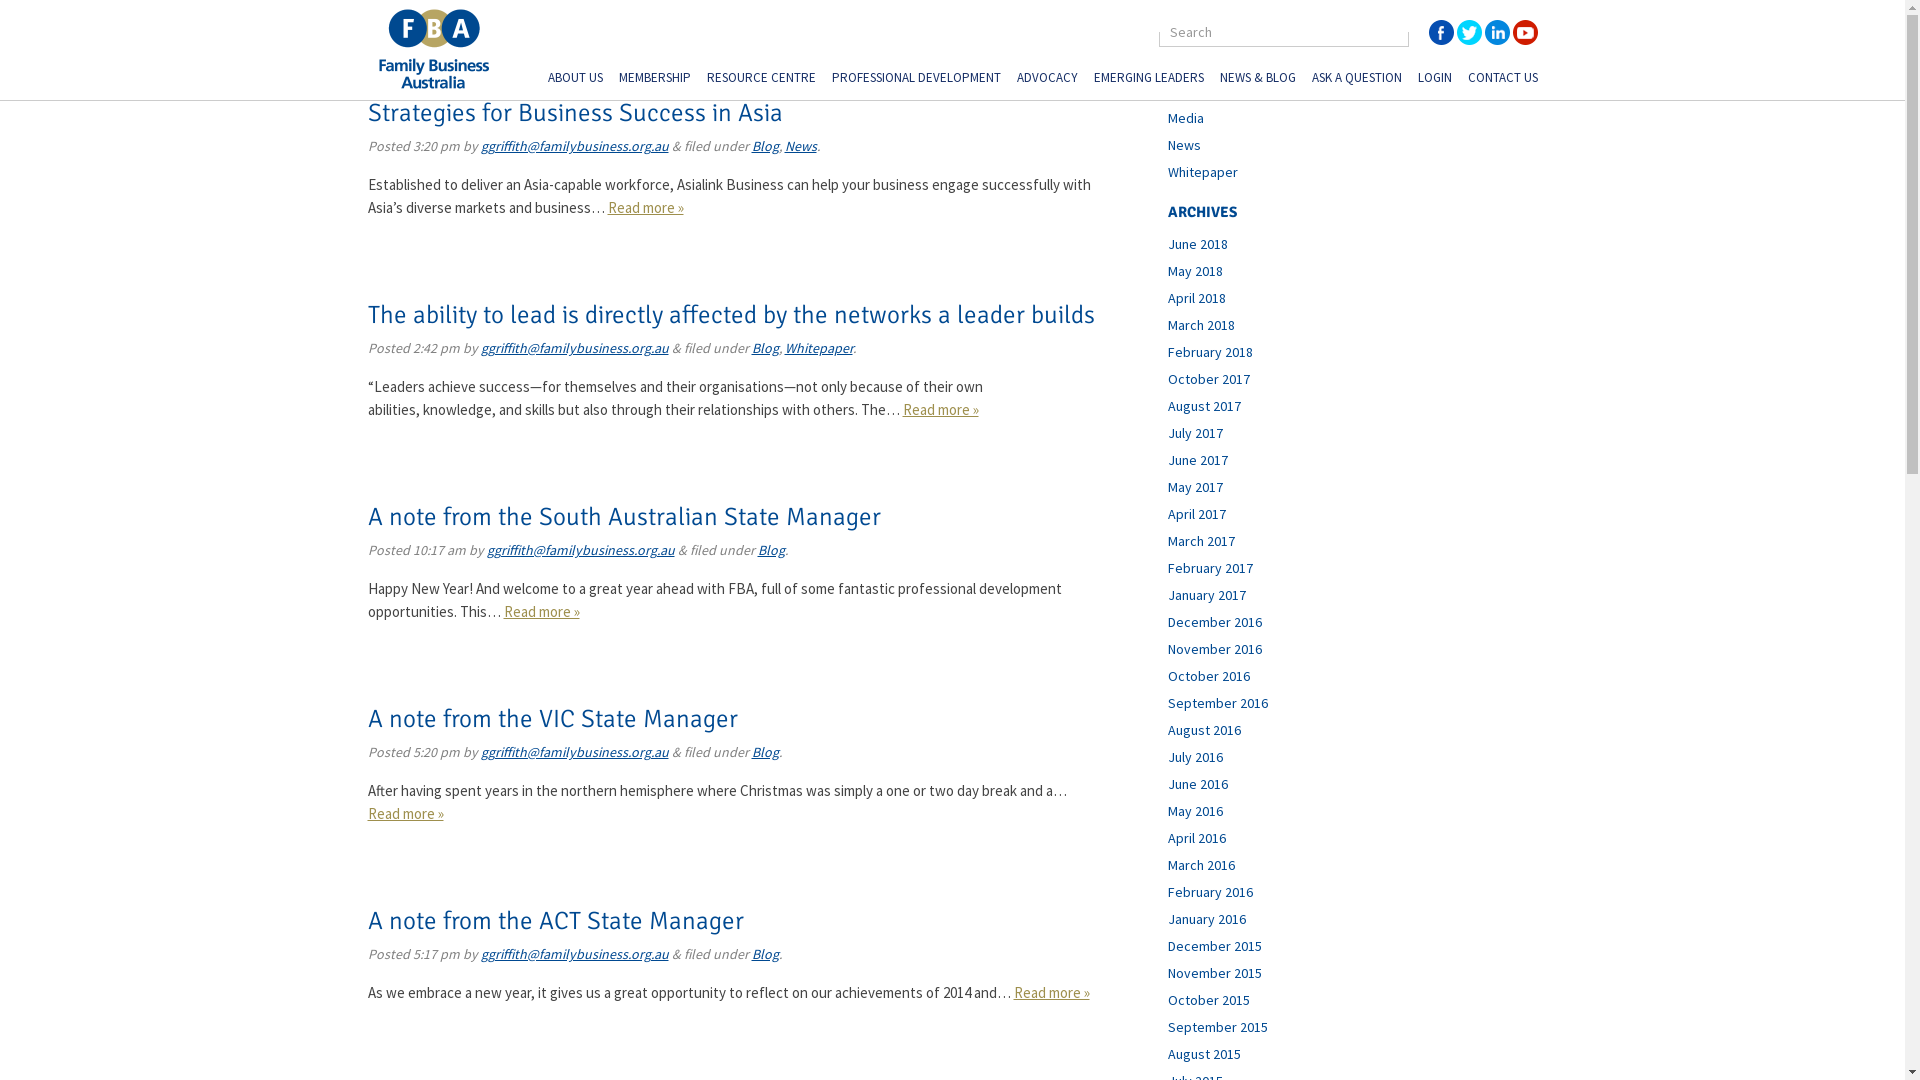 The height and width of the screenshot is (1080, 1920). What do you see at coordinates (1167, 242) in the screenshot?
I see `'June 2018'` at bounding box center [1167, 242].